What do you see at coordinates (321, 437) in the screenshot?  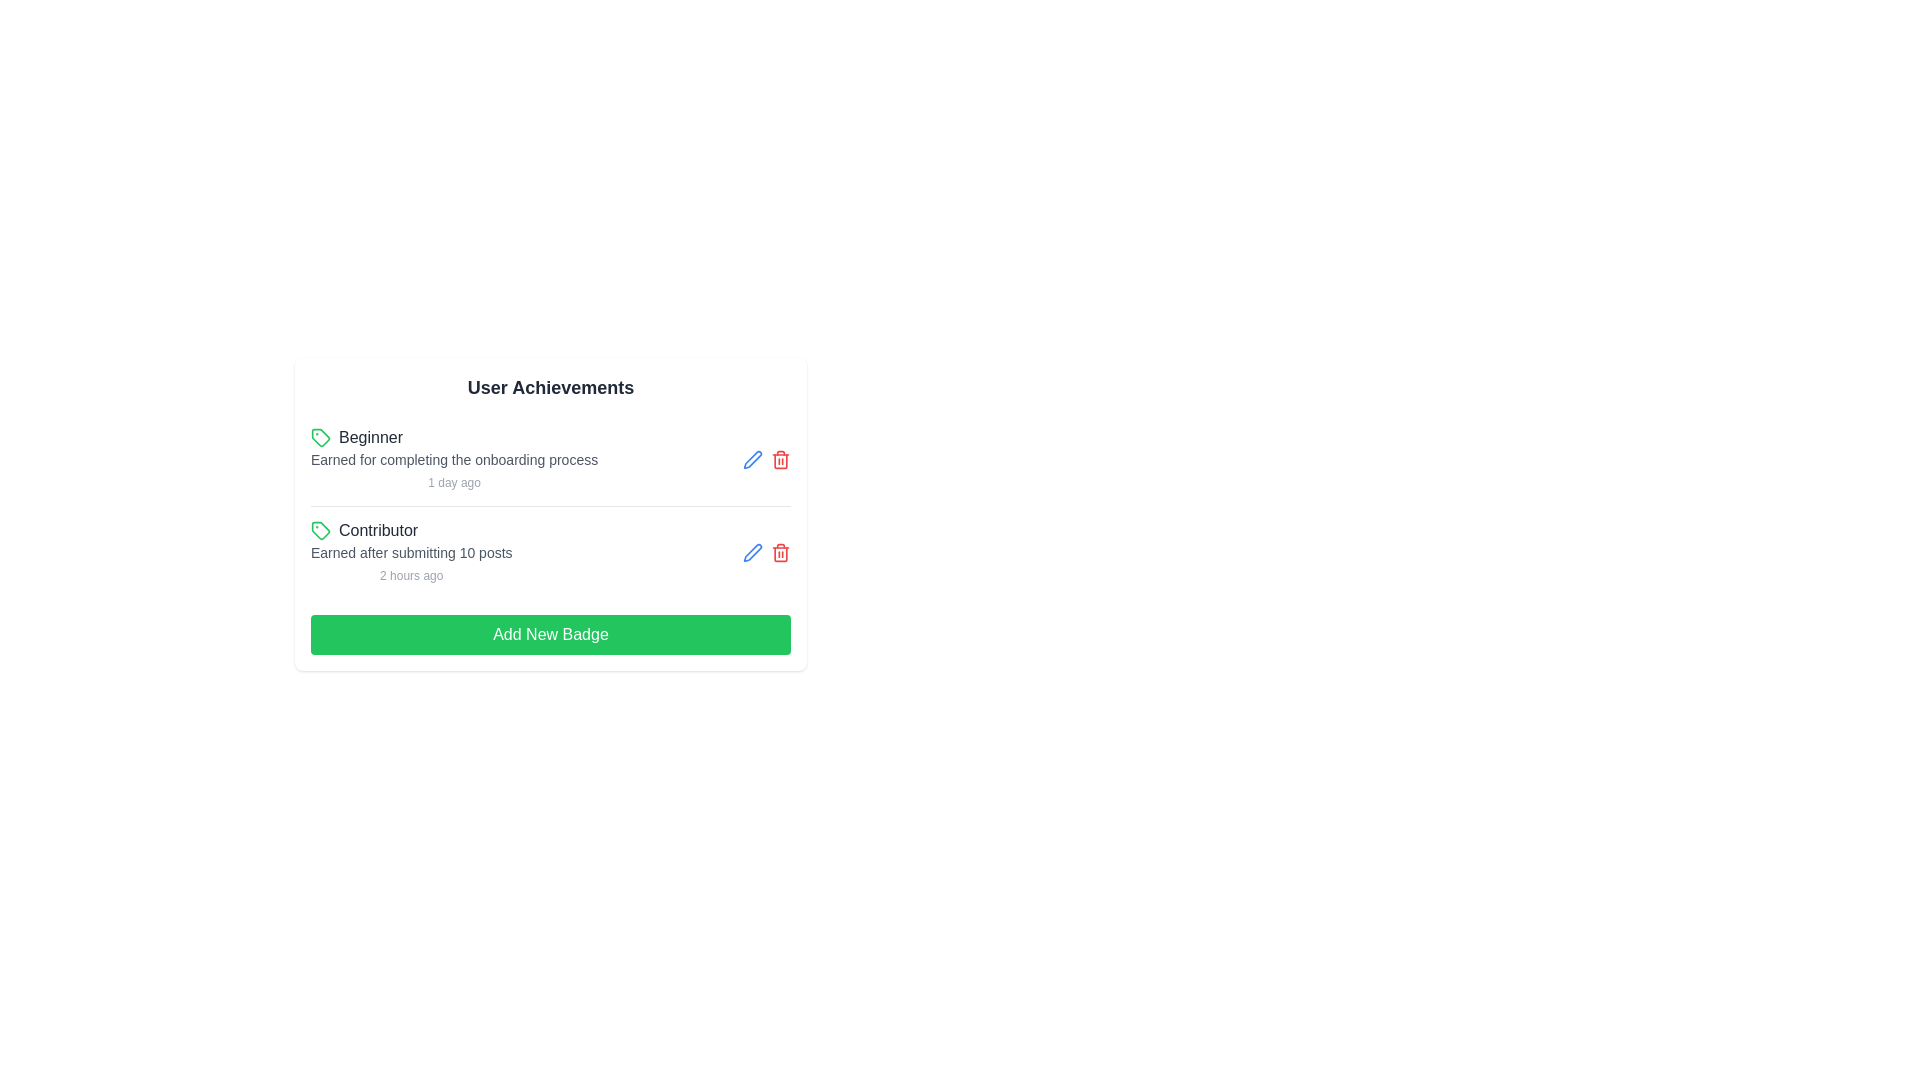 I see `the SVG icon resembling a tag with a green outline, positioned to the left of the 'Beginner' text in the 'User Achievements' section` at bounding box center [321, 437].